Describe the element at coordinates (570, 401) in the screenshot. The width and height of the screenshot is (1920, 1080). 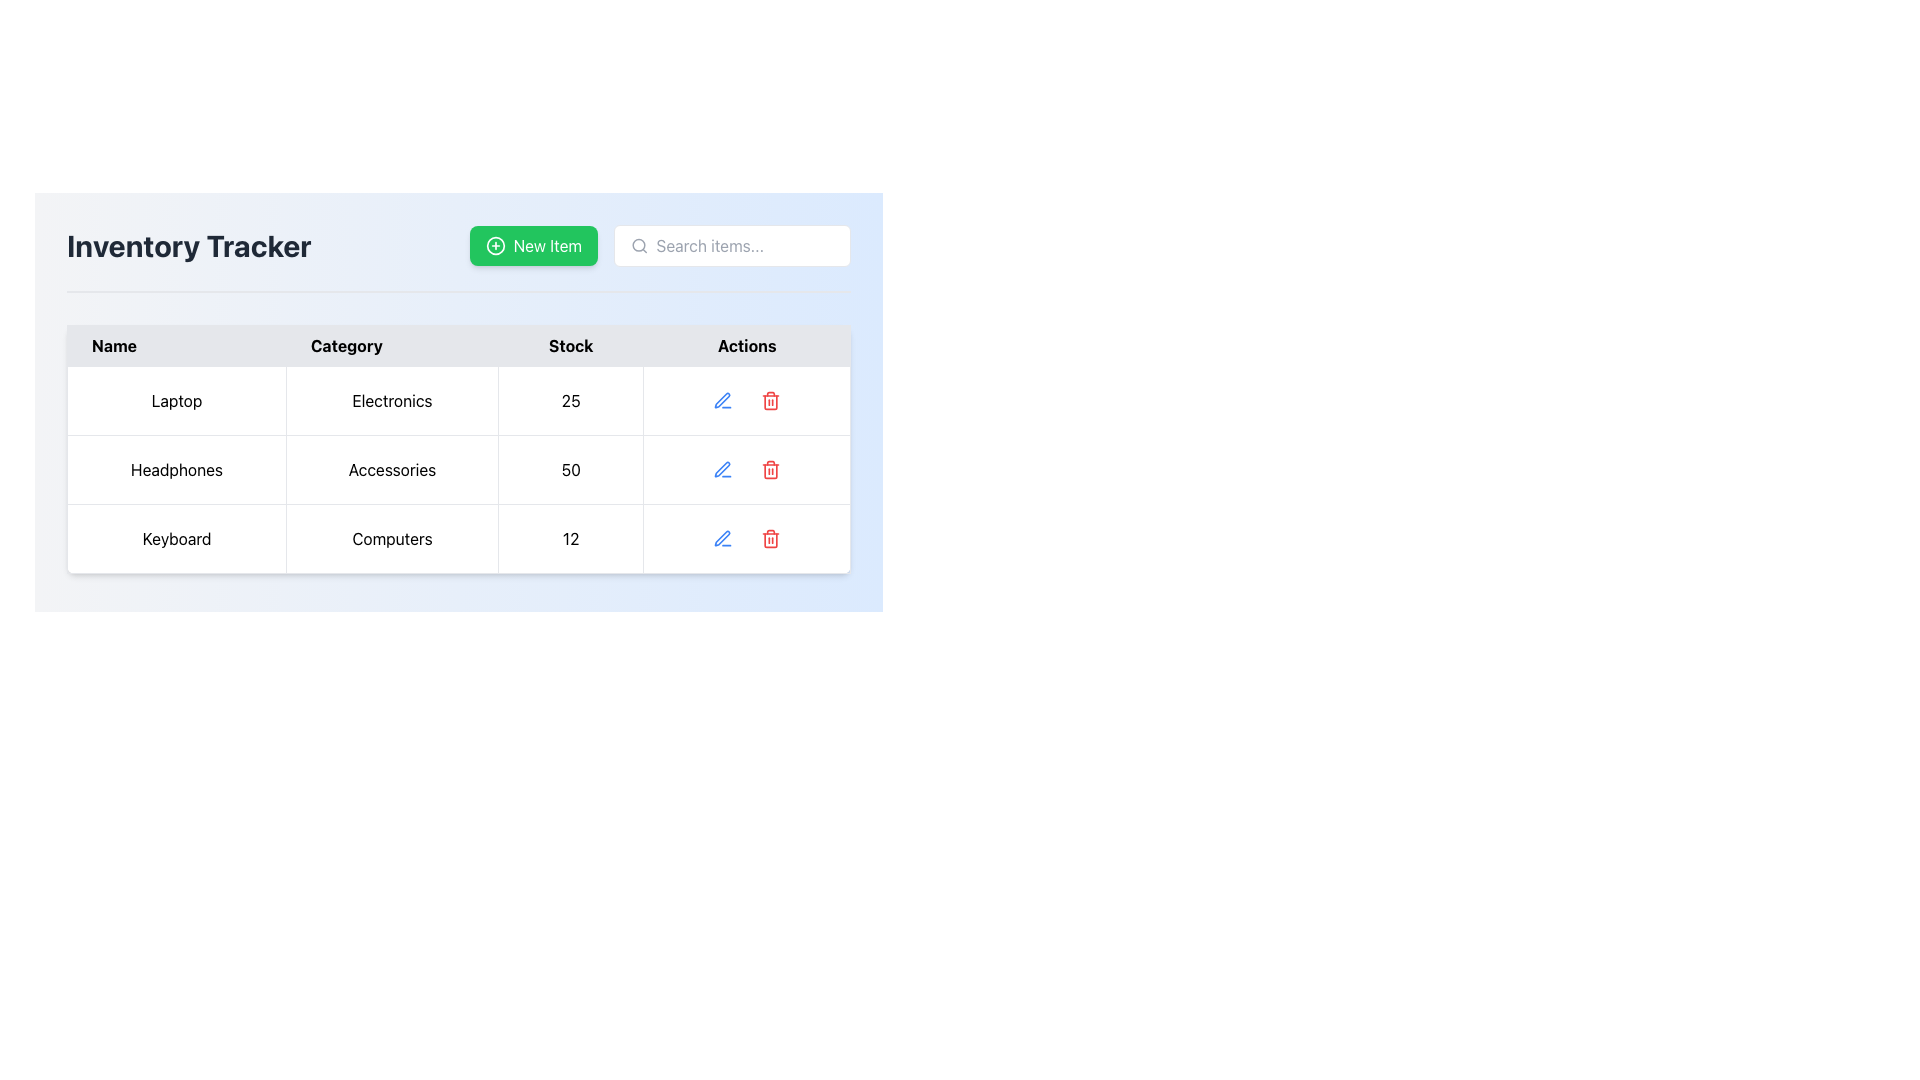
I see `the text element displaying the number '25' in bold black font located in the first row under the 'Stock' column of the table` at that location.